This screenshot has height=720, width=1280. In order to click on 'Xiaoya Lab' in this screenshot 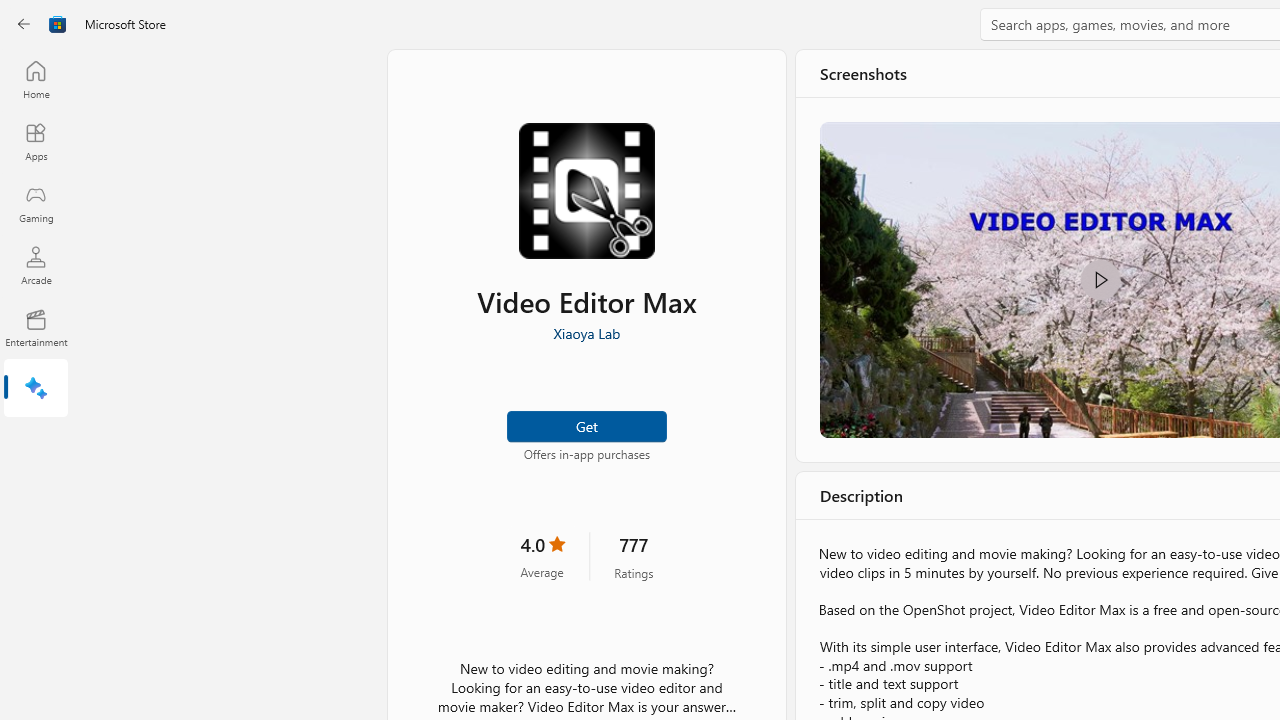, I will do `click(585, 332)`.